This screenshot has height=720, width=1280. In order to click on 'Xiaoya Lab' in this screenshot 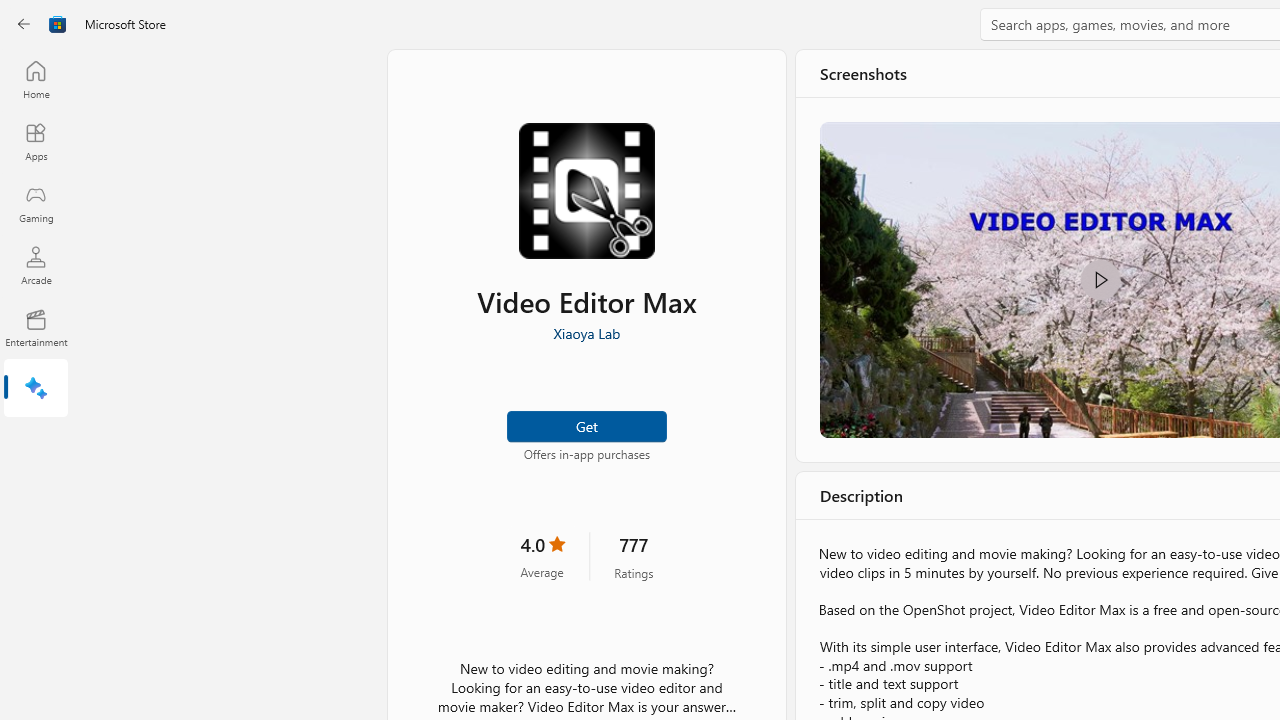, I will do `click(585, 332)`.